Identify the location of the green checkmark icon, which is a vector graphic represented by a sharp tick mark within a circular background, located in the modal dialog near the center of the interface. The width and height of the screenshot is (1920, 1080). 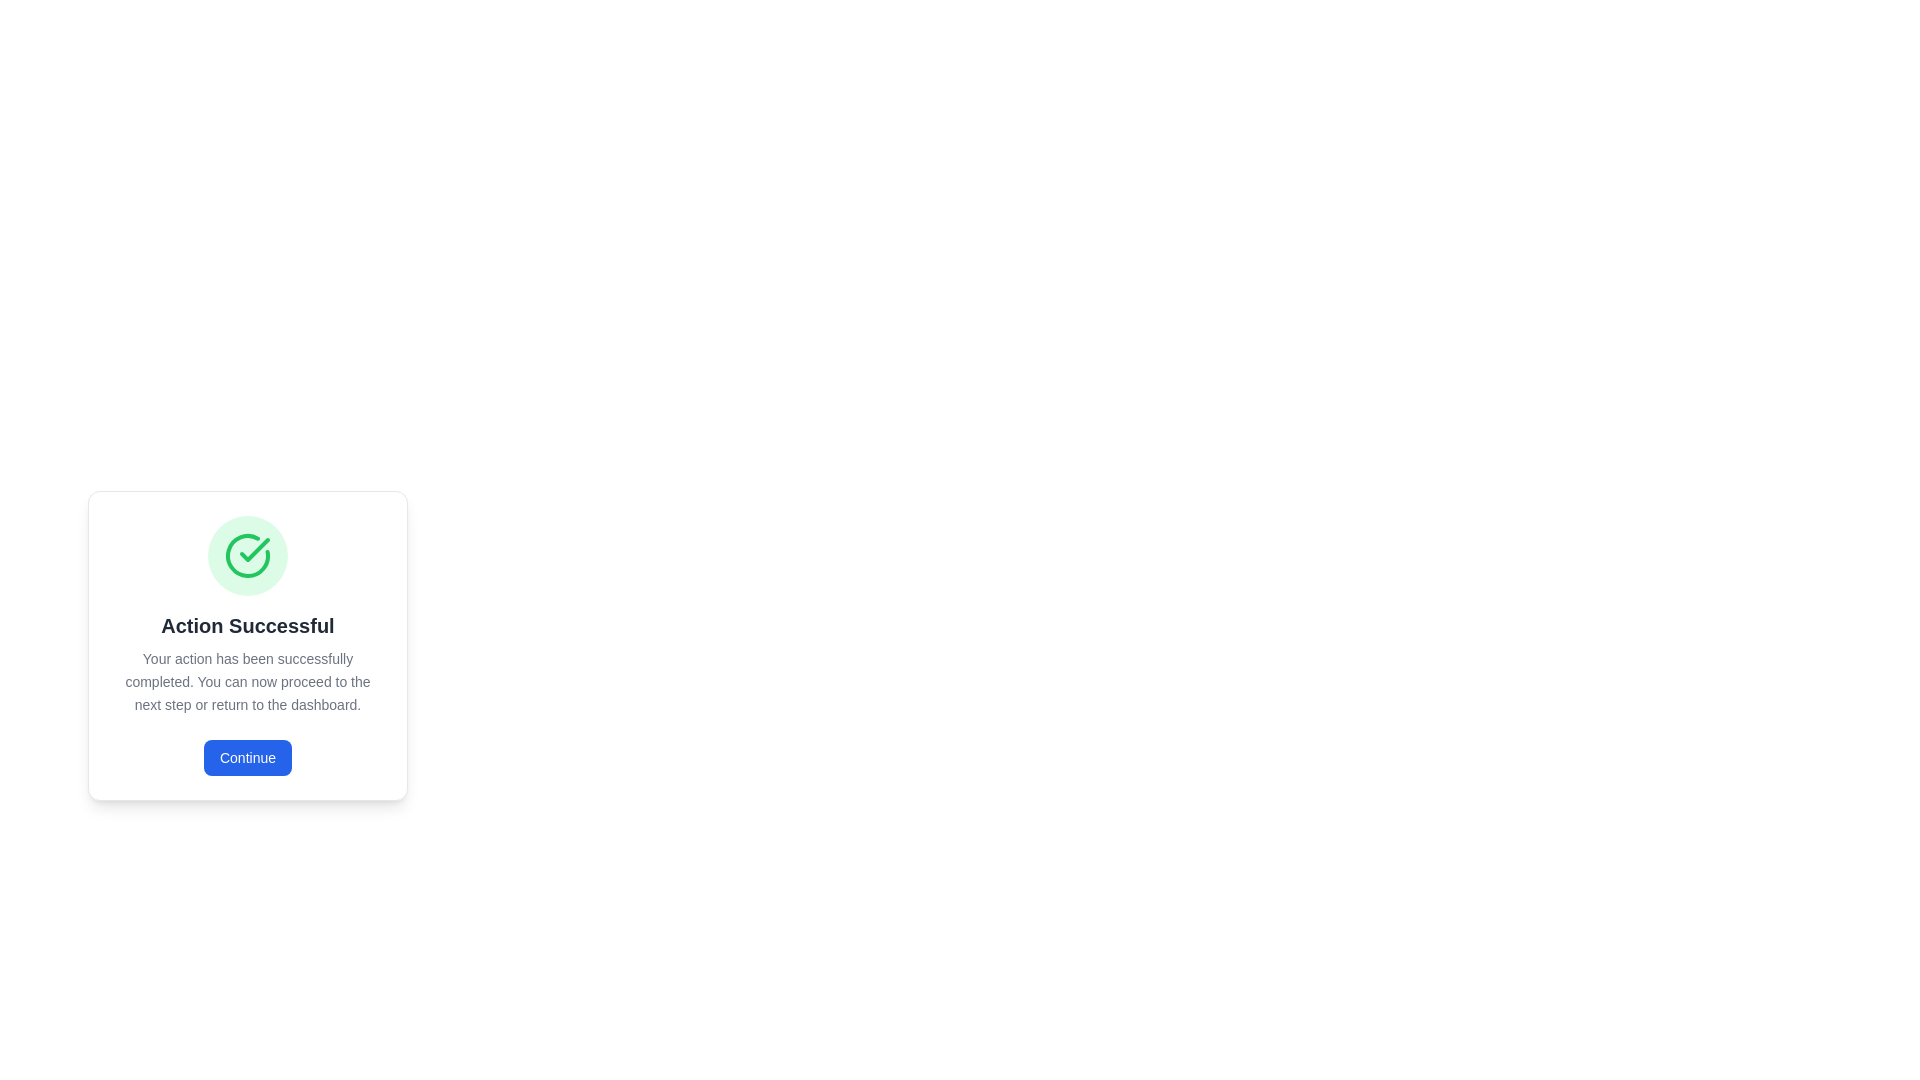
(253, 550).